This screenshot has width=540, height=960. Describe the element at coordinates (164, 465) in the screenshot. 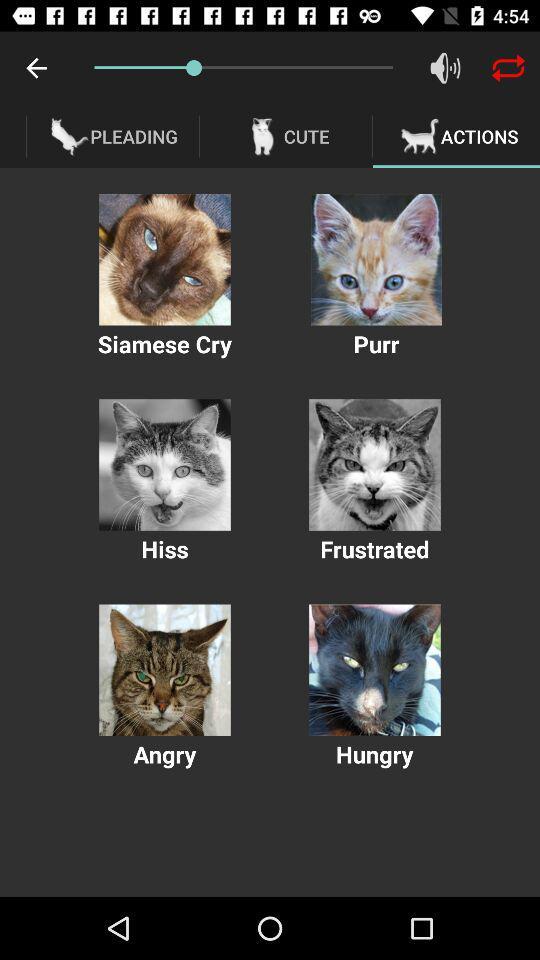

I see `interact play` at that location.